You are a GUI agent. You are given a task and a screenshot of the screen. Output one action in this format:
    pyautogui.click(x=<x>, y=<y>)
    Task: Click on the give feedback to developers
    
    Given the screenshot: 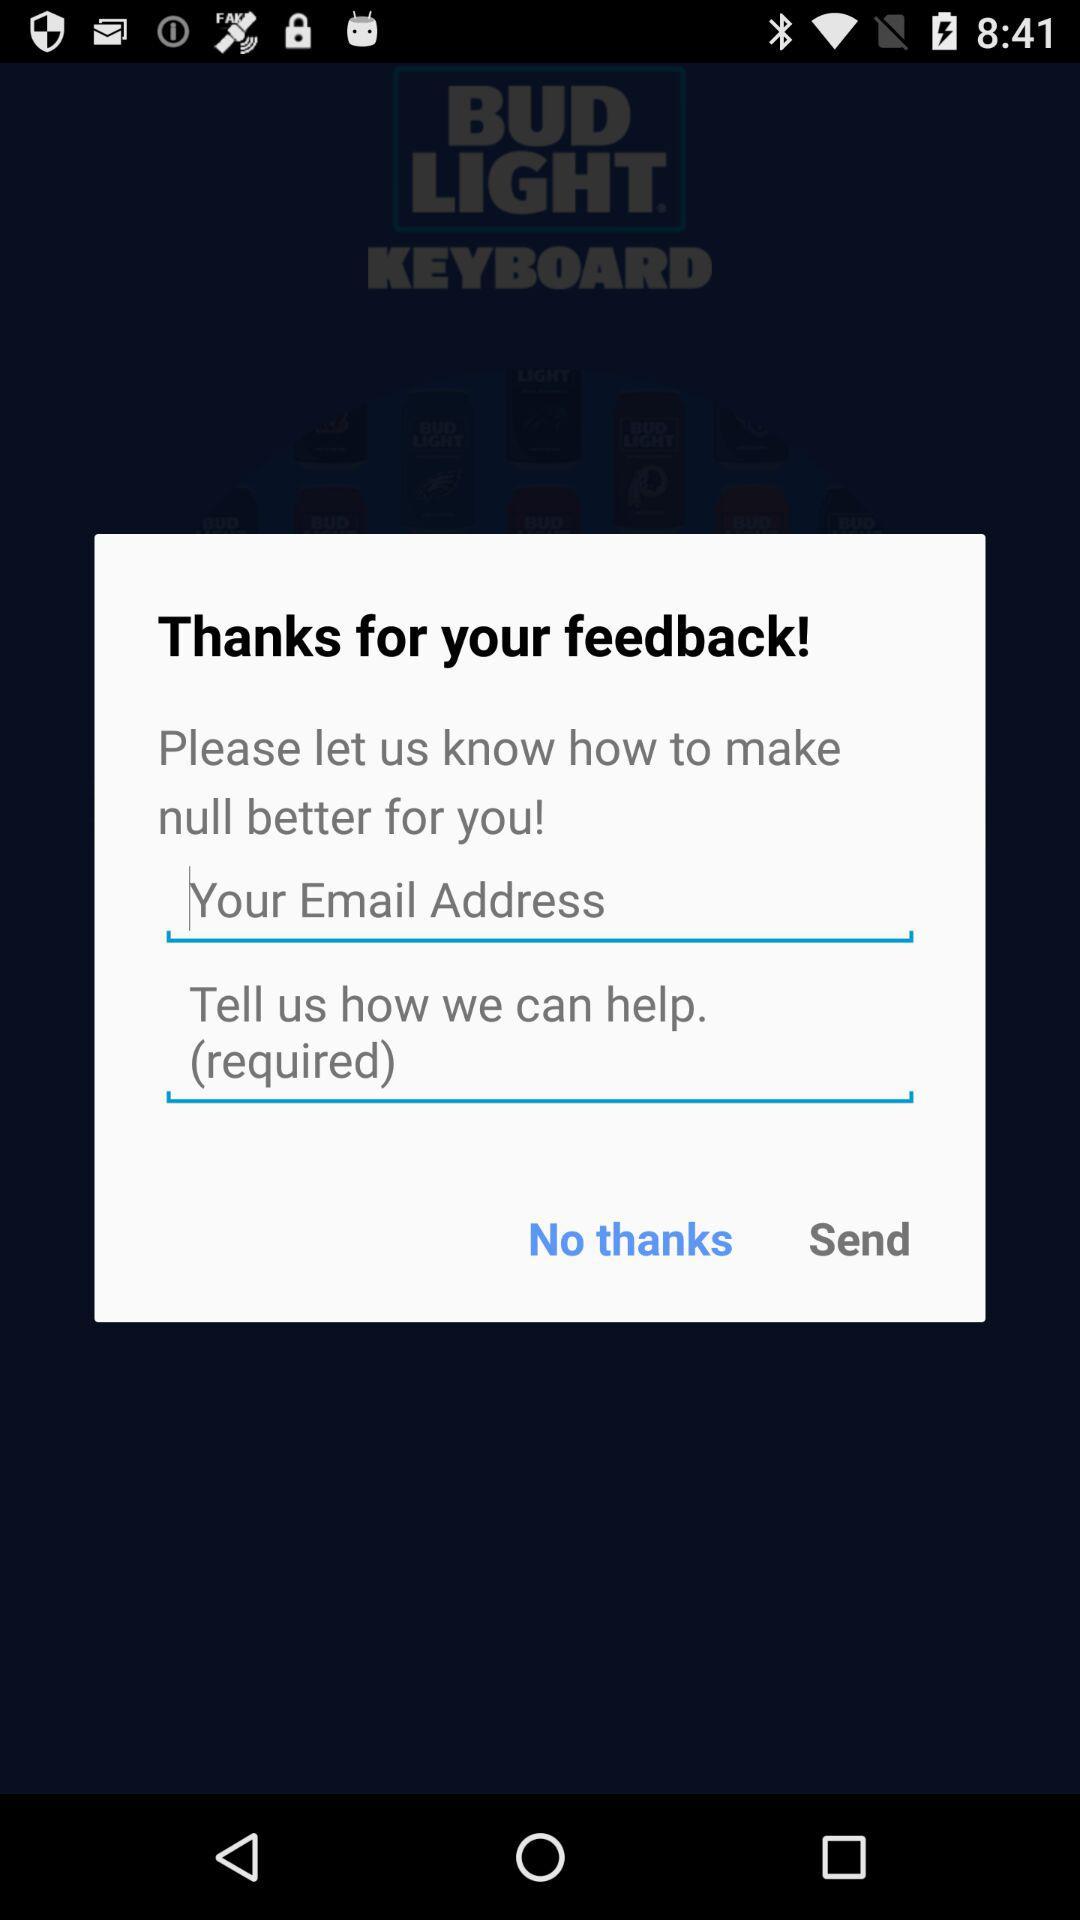 What is the action you would take?
    pyautogui.click(x=540, y=1032)
    